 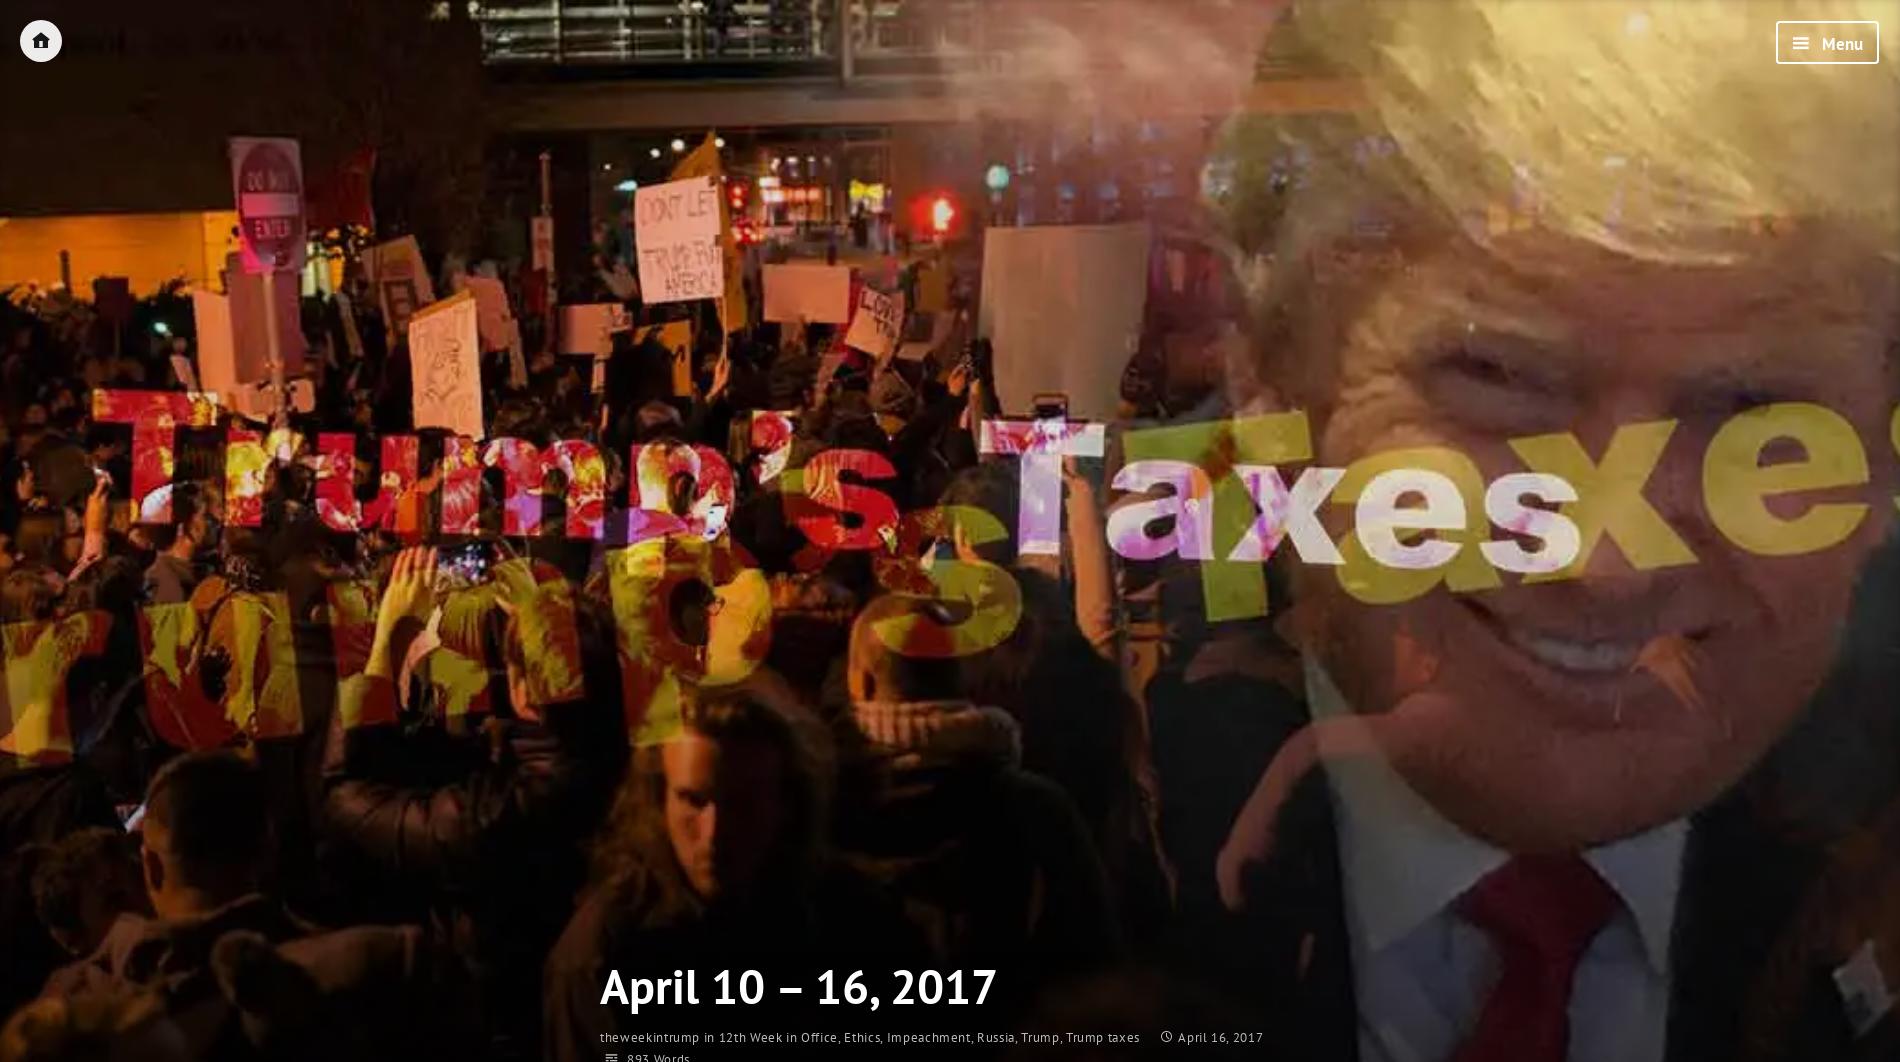 What do you see at coordinates (995, 1036) in the screenshot?
I see `'Russia'` at bounding box center [995, 1036].